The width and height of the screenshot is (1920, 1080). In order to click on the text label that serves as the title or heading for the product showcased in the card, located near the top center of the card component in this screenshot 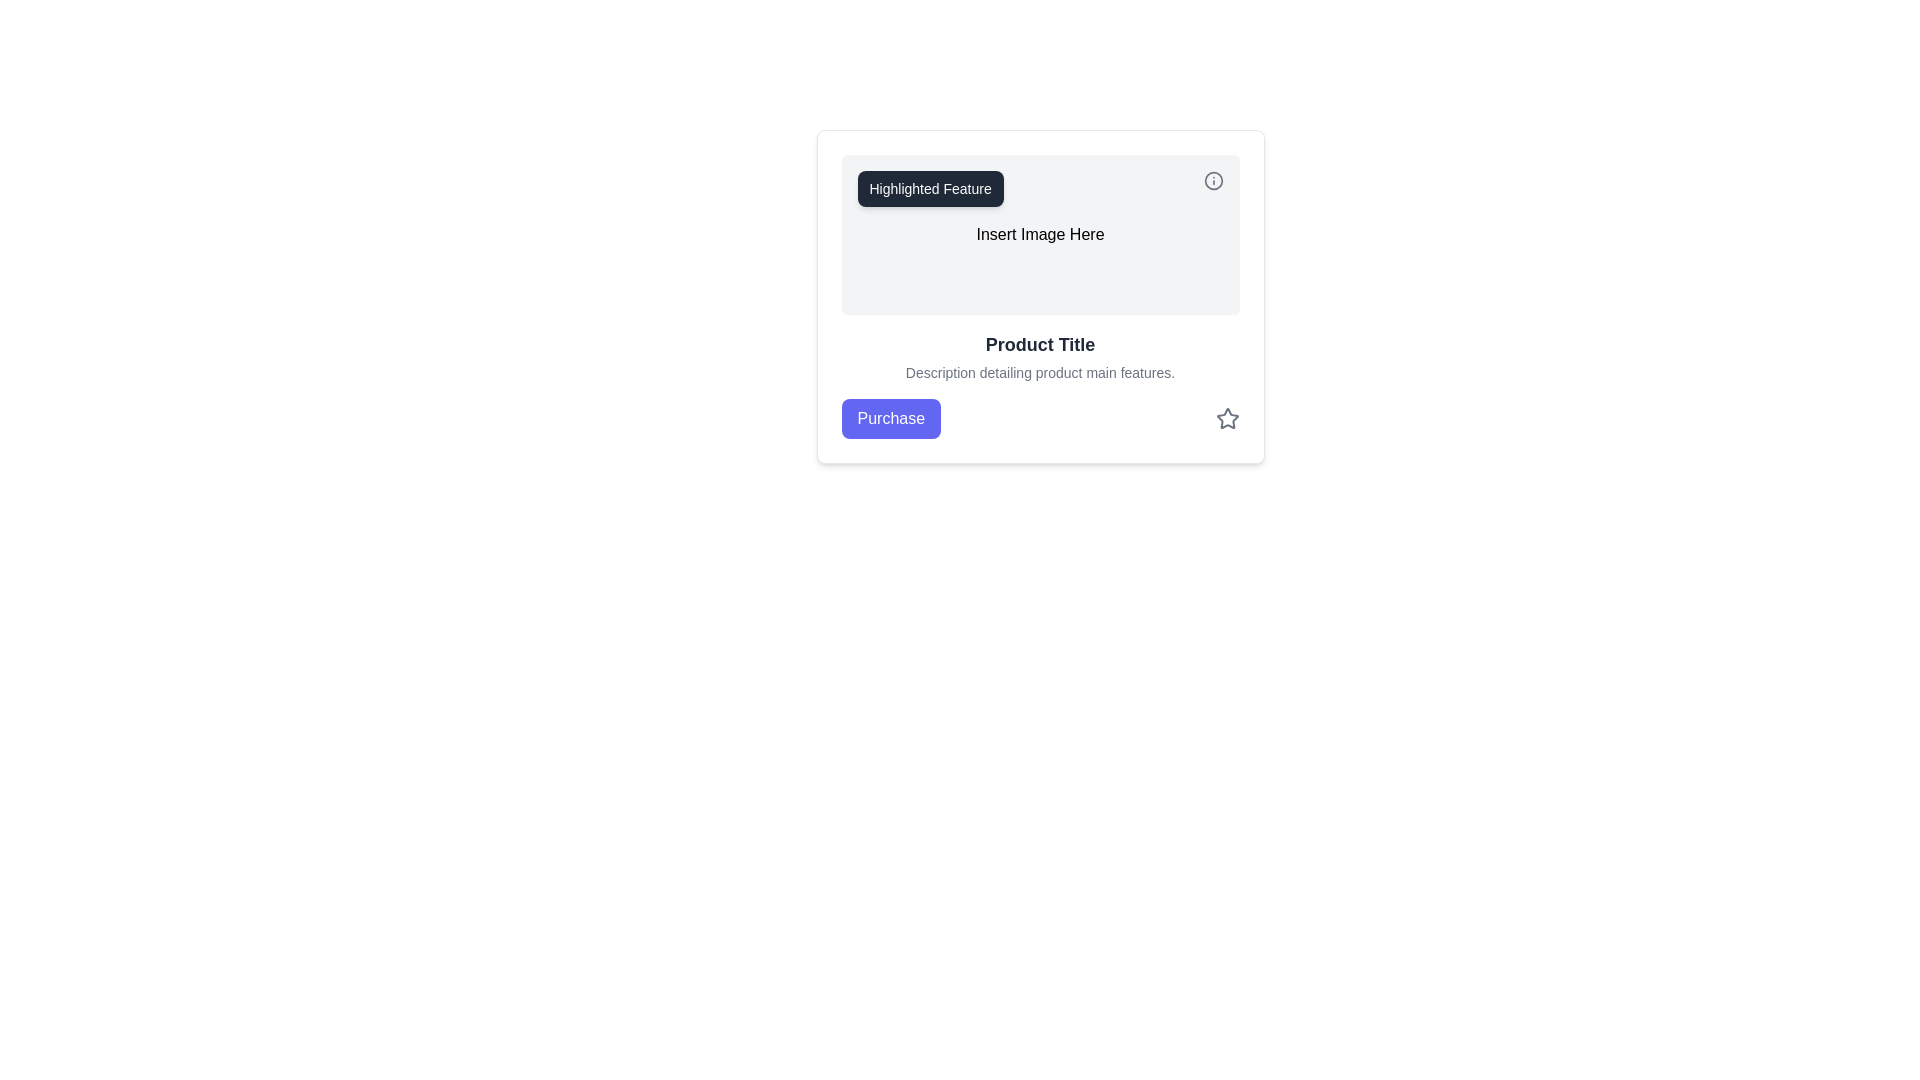, I will do `click(1040, 343)`.